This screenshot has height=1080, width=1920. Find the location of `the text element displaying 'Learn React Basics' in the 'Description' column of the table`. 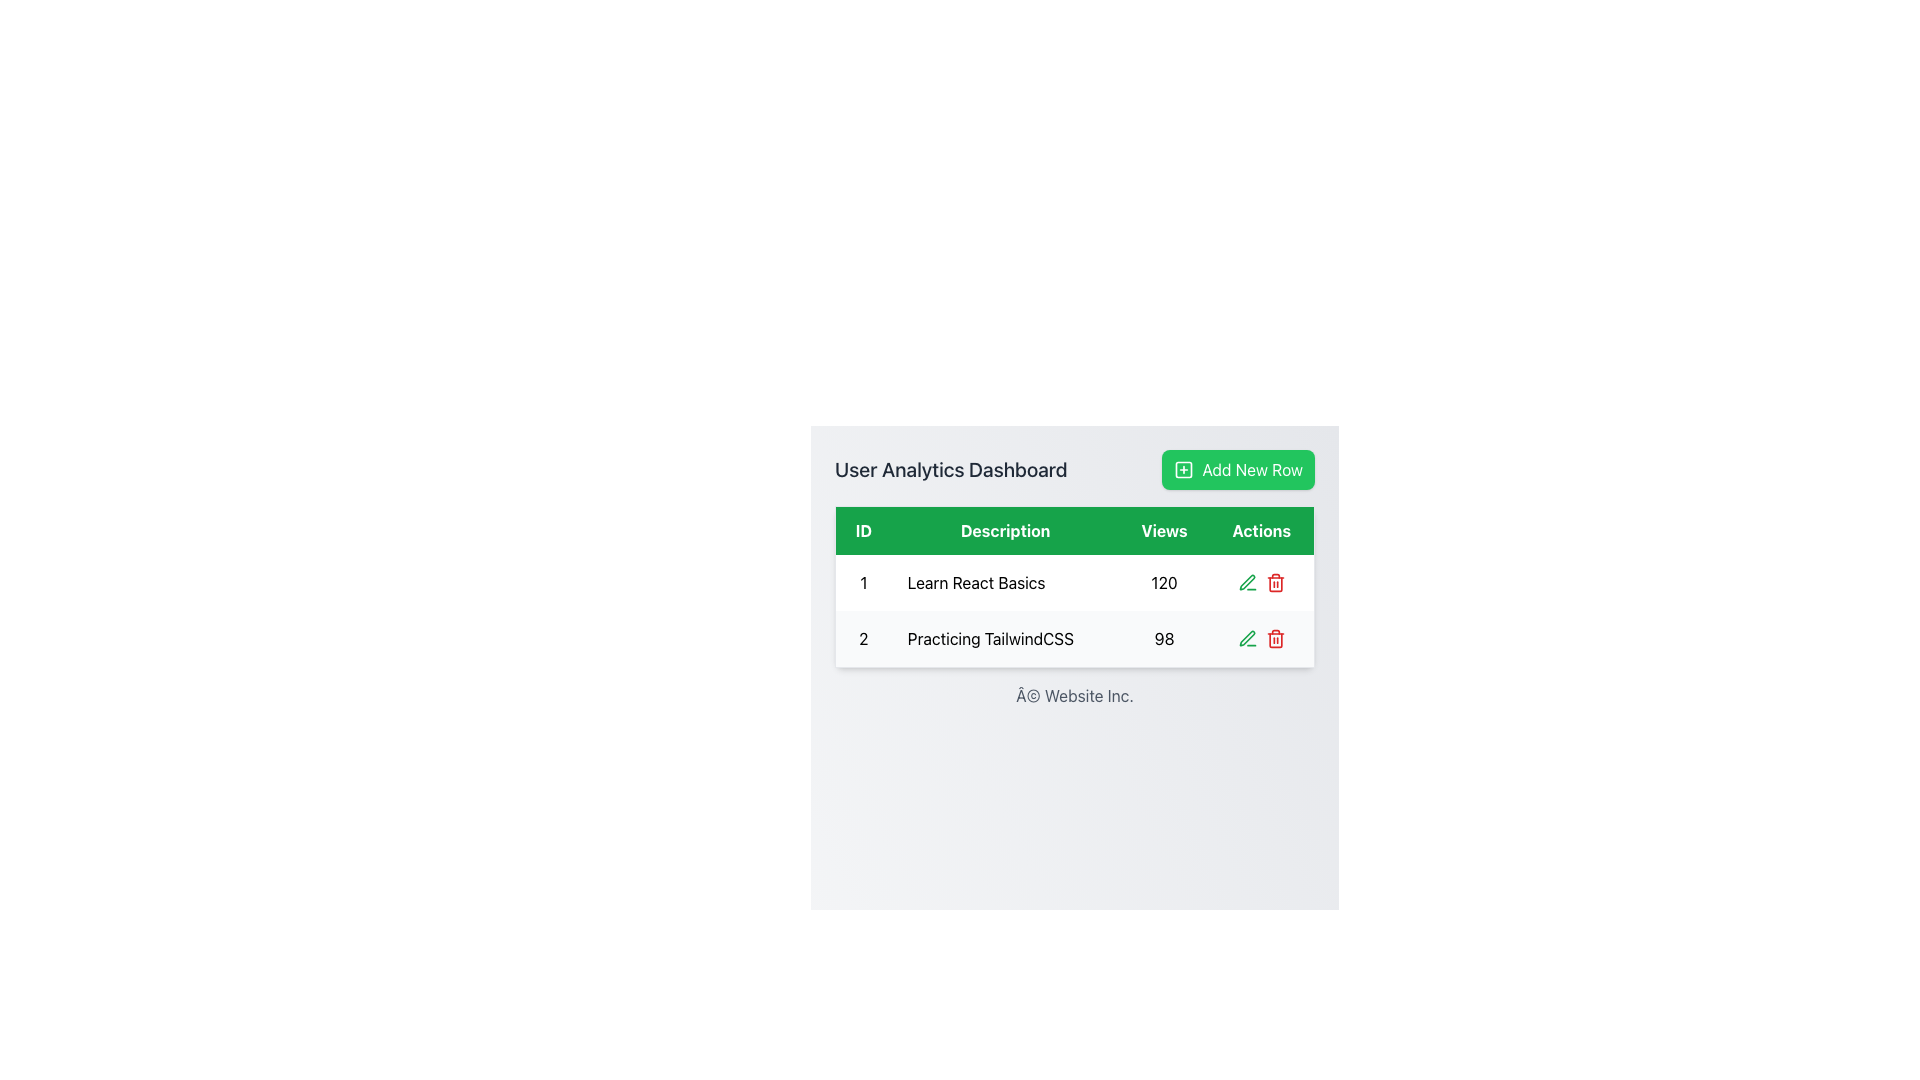

the text element displaying 'Learn React Basics' in the 'Description' column of the table is located at coordinates (1005, 582).